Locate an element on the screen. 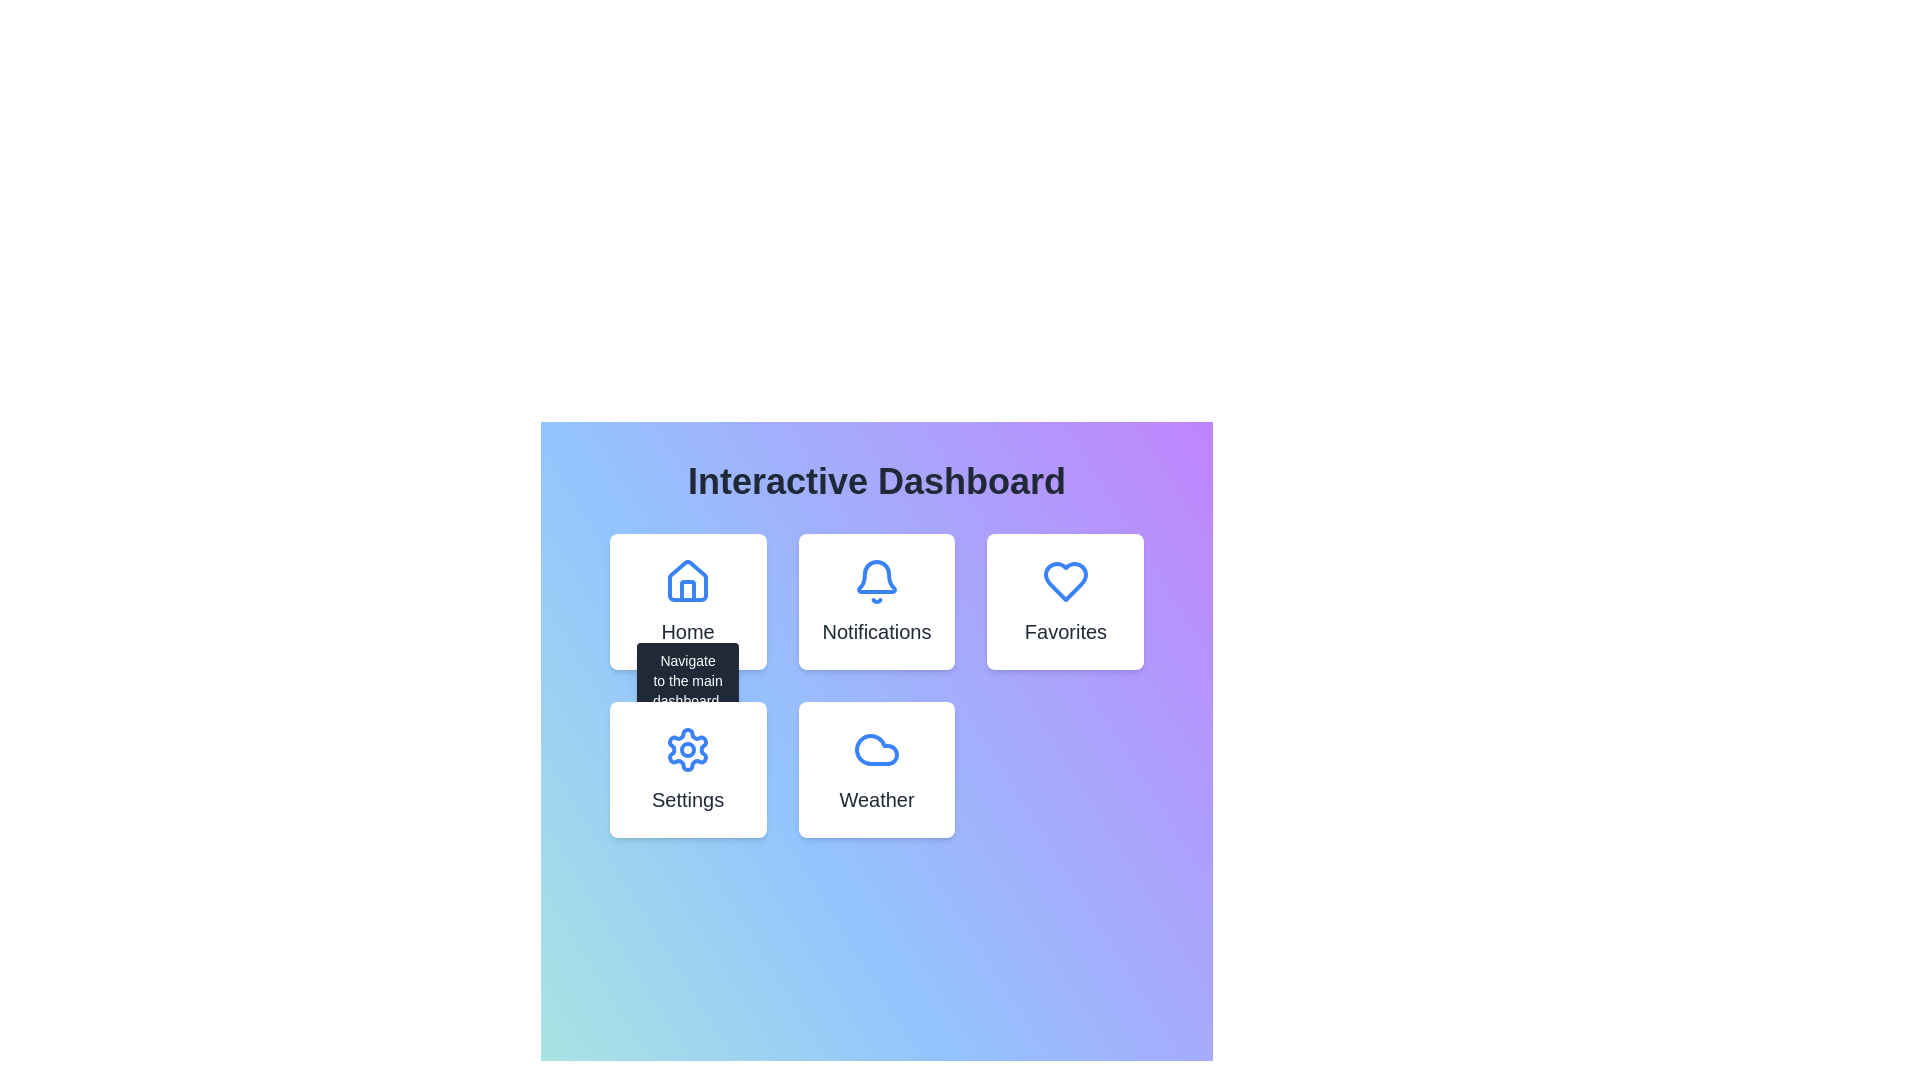 This screenshot has height=1080, width=1920. the heart-shaped icon with a blue stroke located in the 'Favorites' section at the top-right corner of the interface is located at coordinates (1064, 582).